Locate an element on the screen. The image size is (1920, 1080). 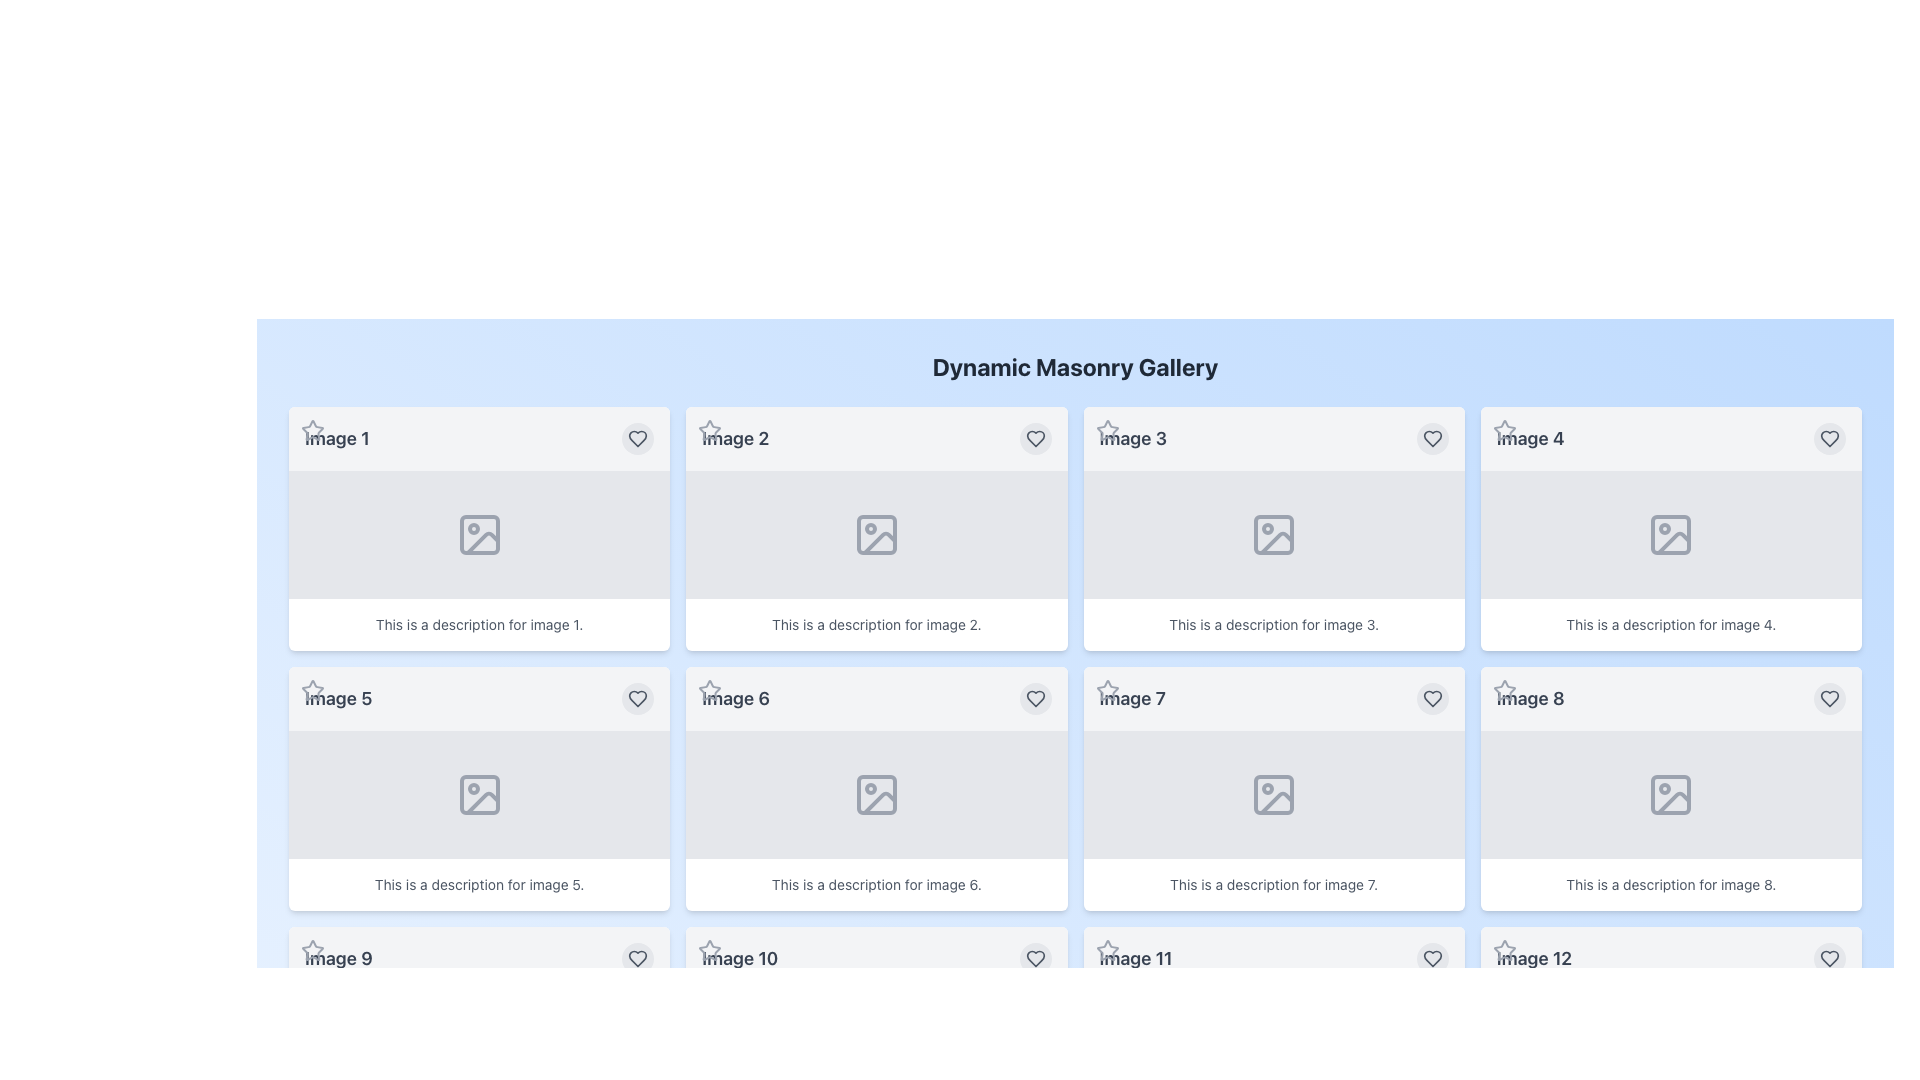
the star icon located at the top-left corner of the 'Image 2' card is located at coordinates (710, 430).